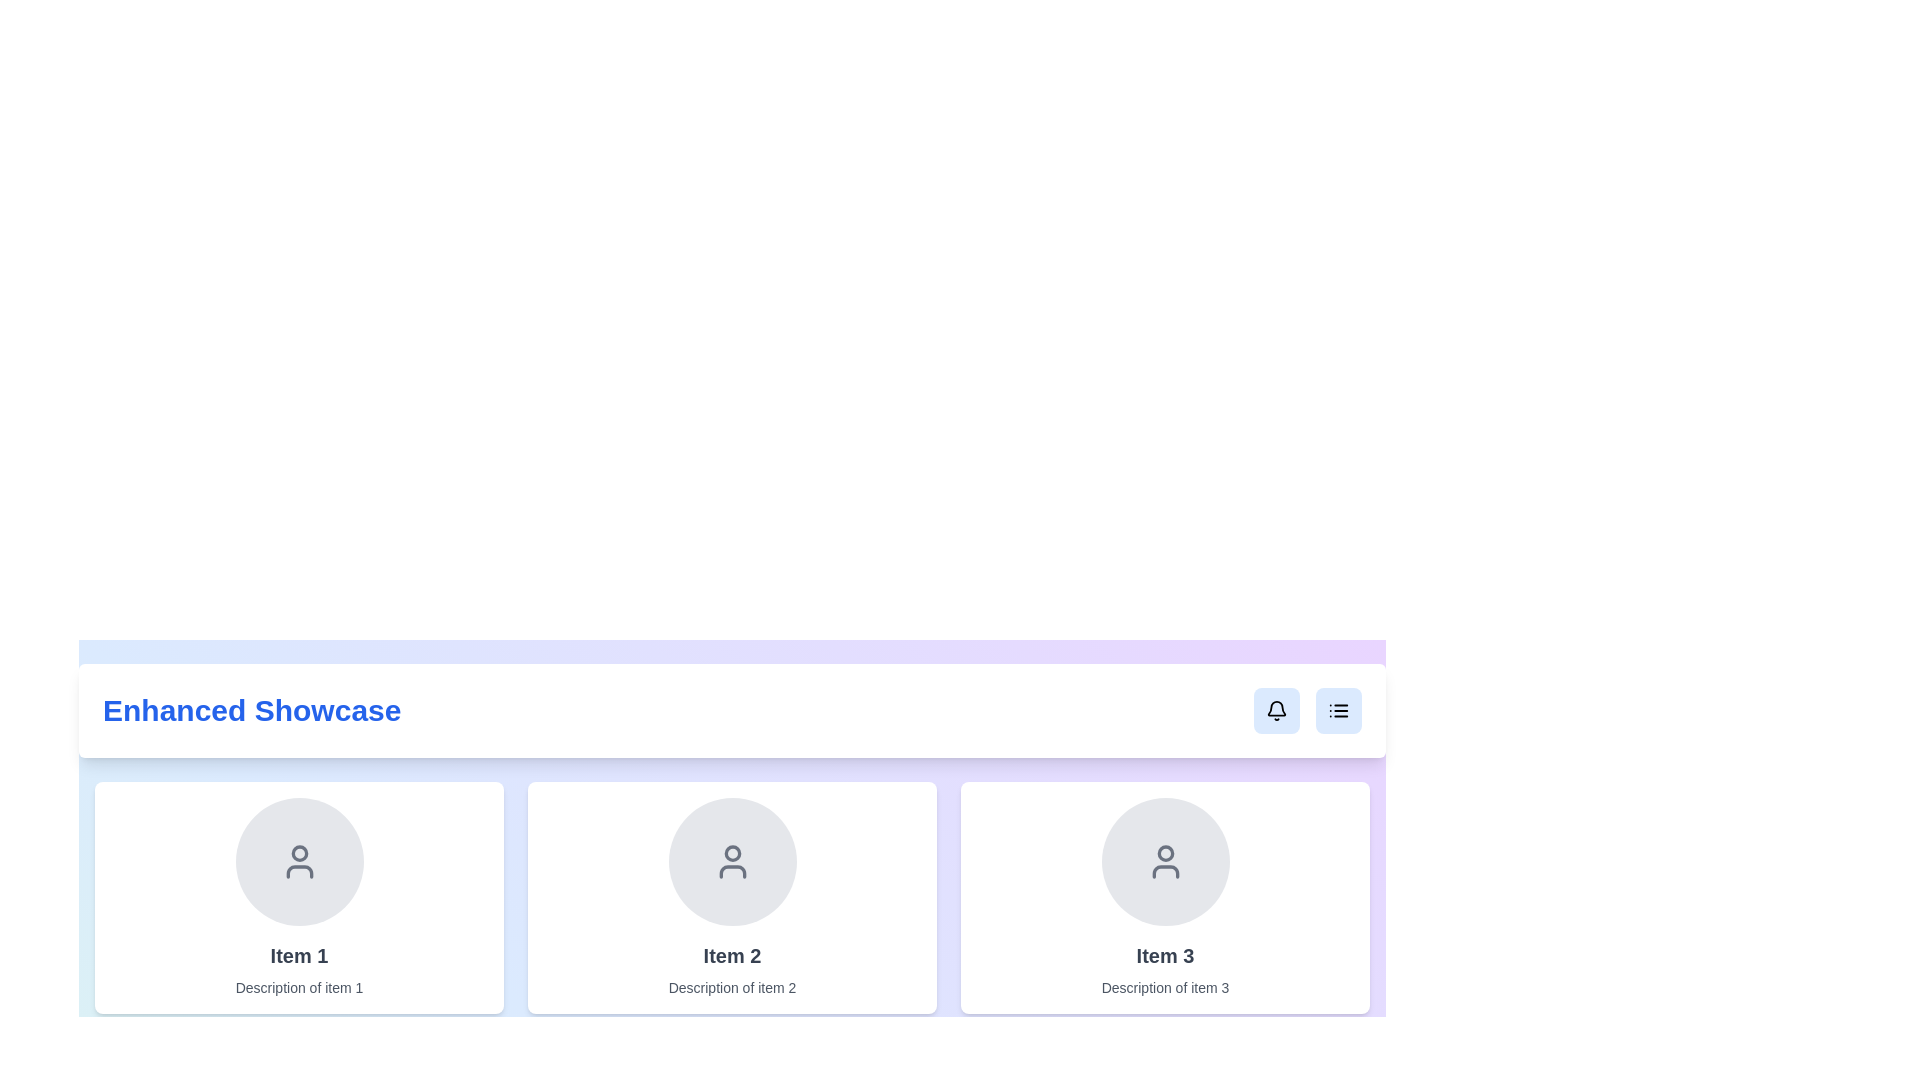 The height and width of the screenshot is (1080, 1920). I want to click on the circular graphic located at the top center of the user profile avatar icon within the first card labeled 'Item 1', so click(298, 853).